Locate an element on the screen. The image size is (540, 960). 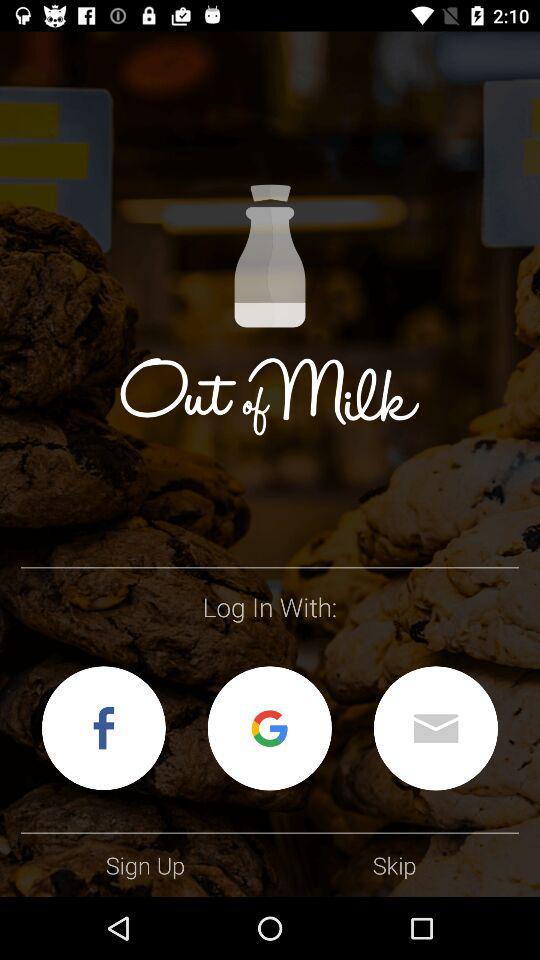
log in with your google account is located at coordinates (269, 727).